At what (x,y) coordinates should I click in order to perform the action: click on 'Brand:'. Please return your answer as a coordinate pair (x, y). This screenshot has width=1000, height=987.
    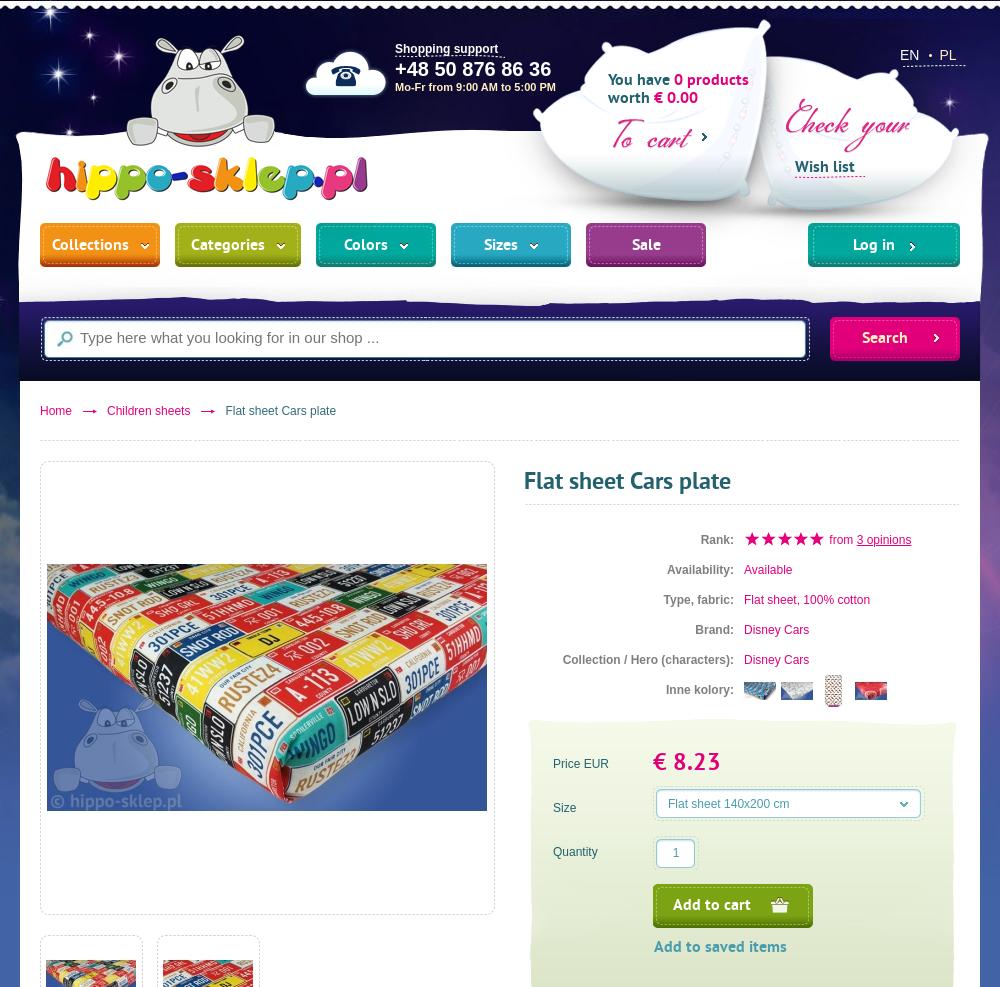
    Looking at the image, I should click on (713, 629).